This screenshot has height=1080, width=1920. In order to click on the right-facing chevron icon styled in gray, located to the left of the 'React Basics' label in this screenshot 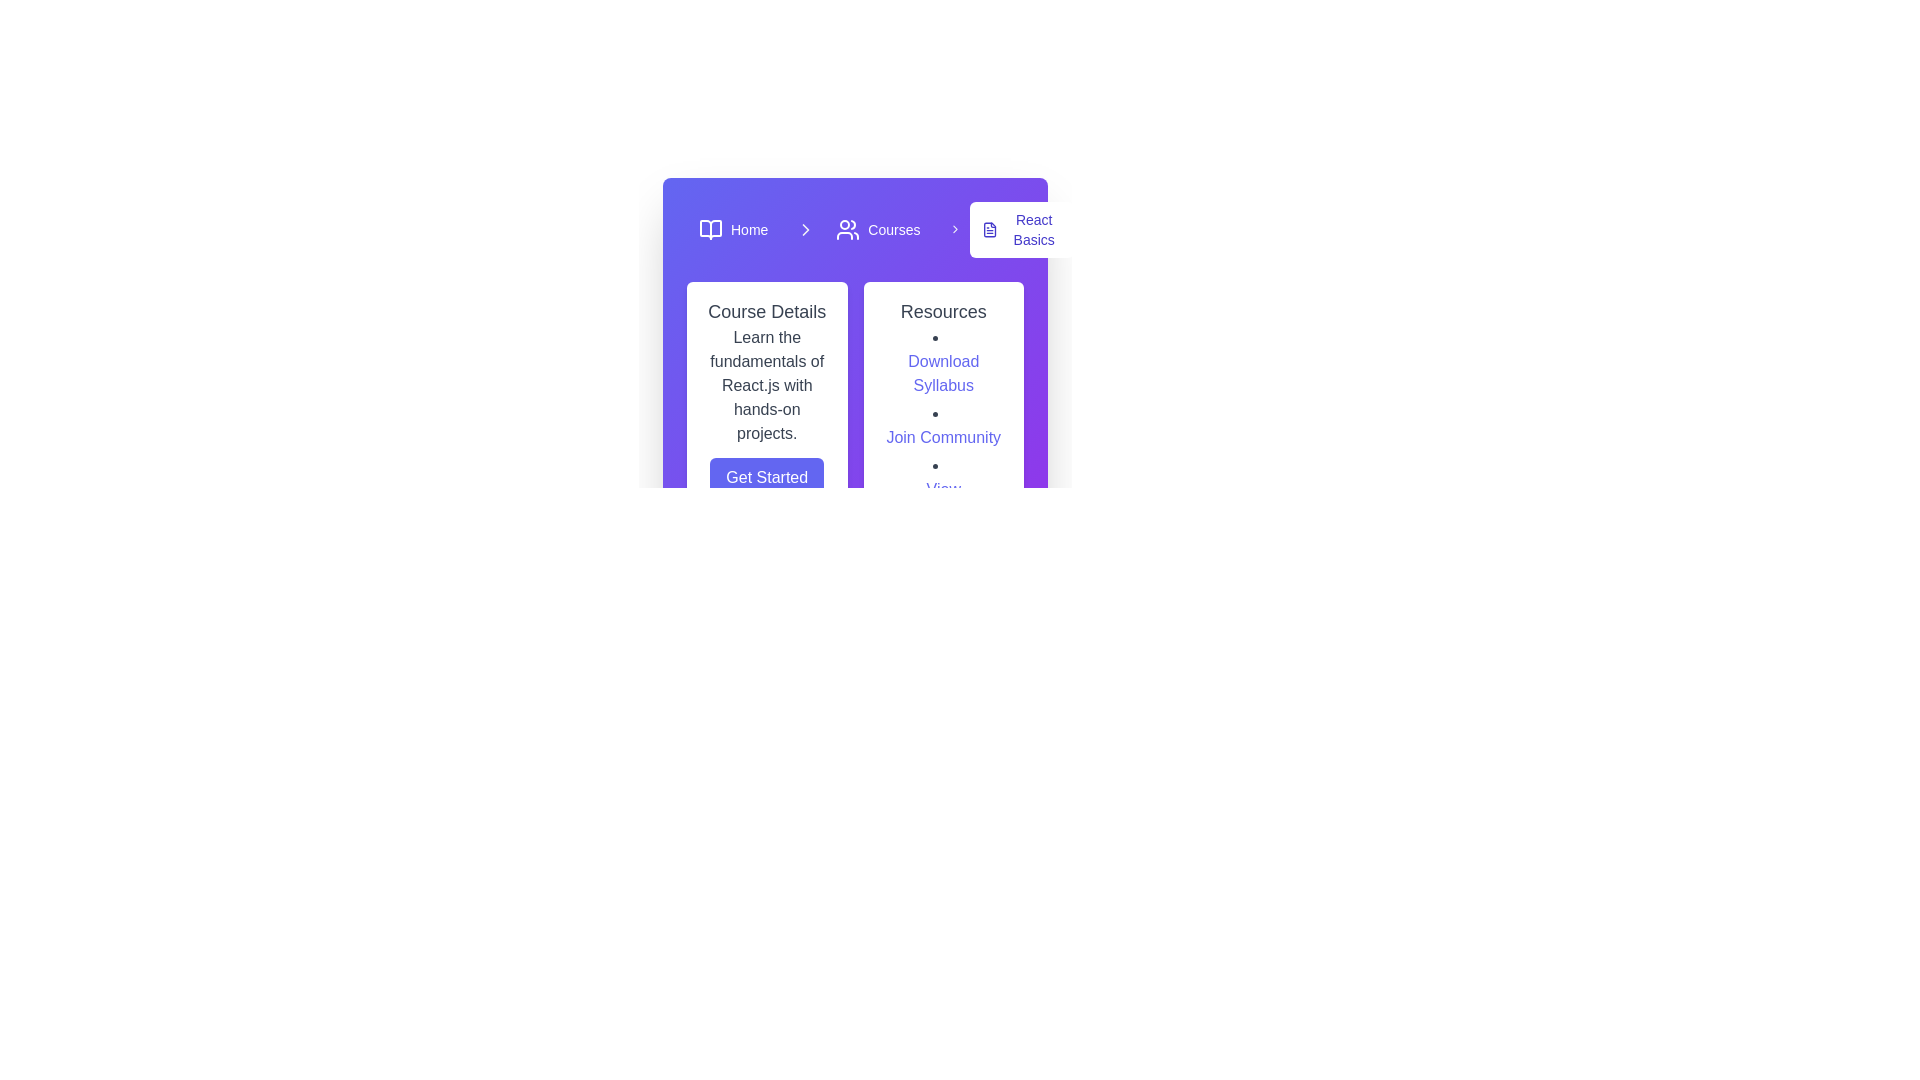, I will do `click(954, 229)`.